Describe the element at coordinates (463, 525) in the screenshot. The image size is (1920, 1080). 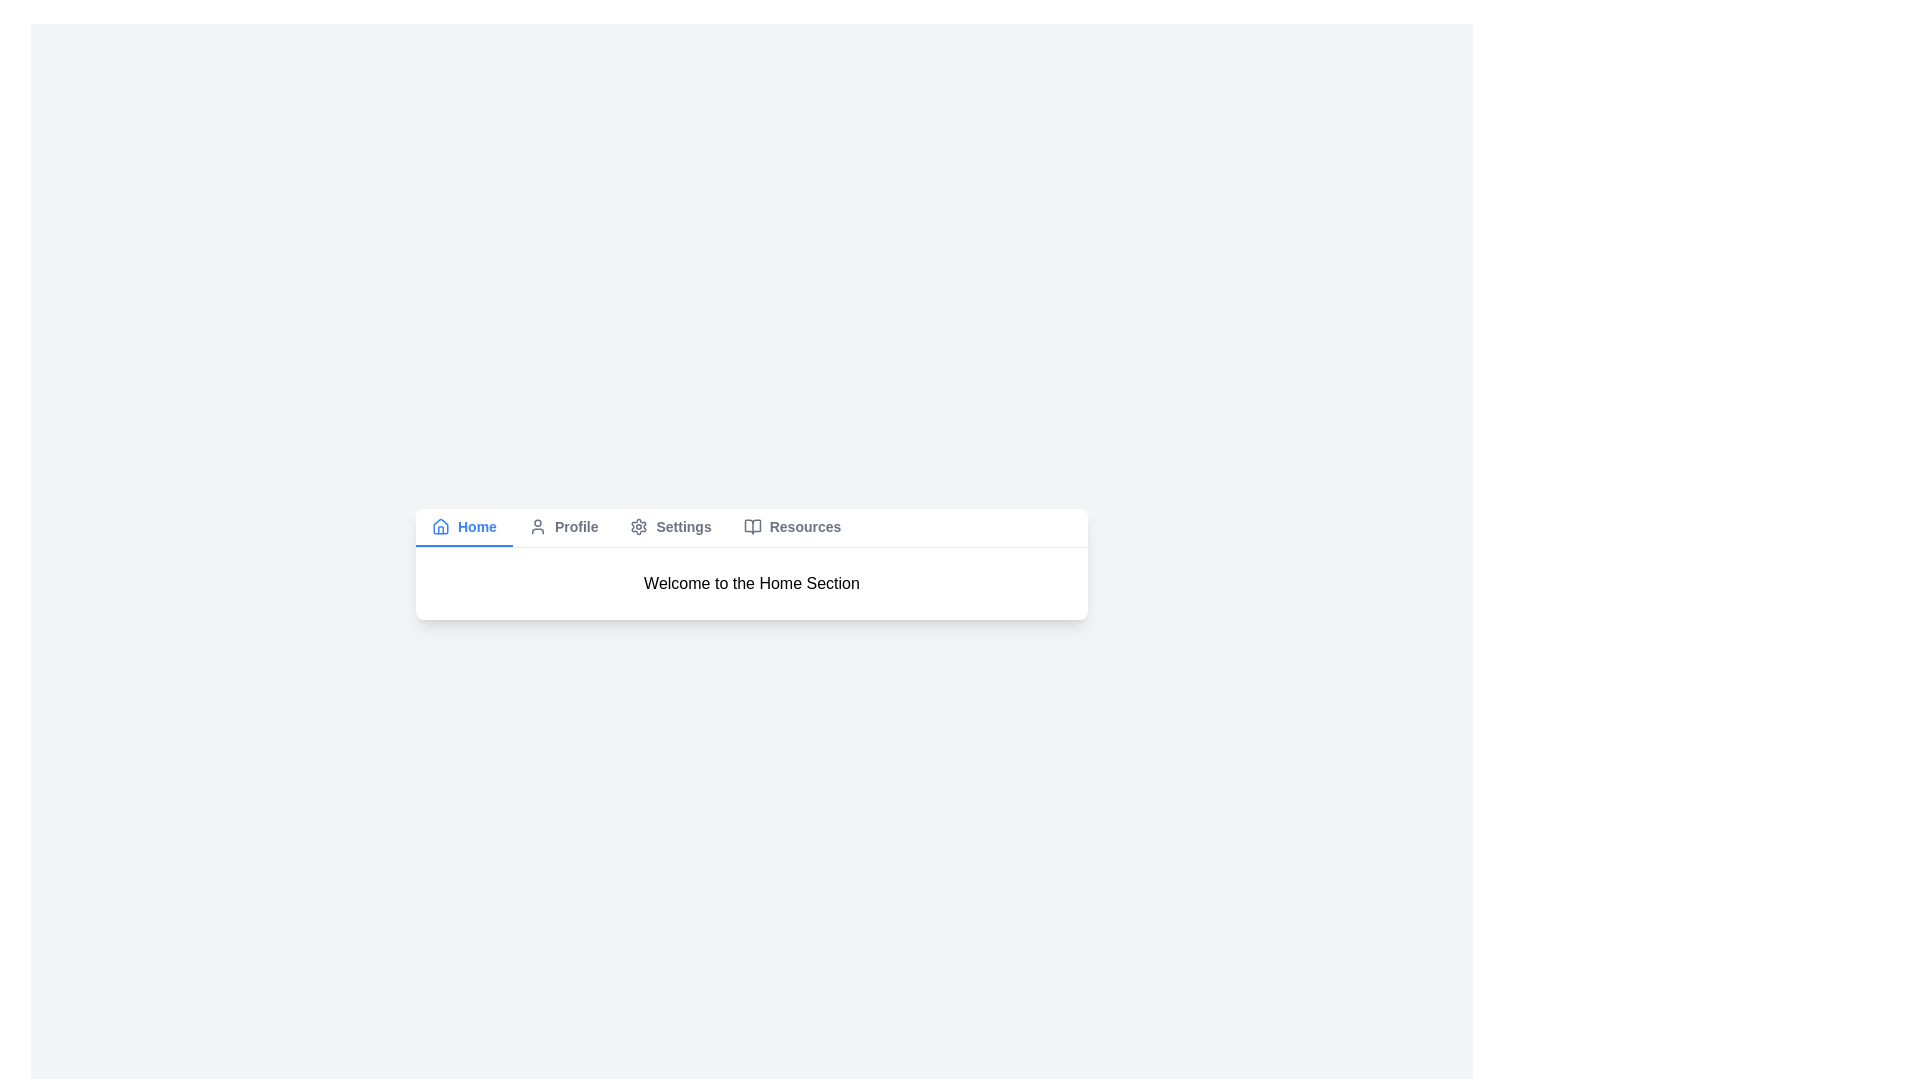
I see `the 'Home' button in the navigation bar` at that location.